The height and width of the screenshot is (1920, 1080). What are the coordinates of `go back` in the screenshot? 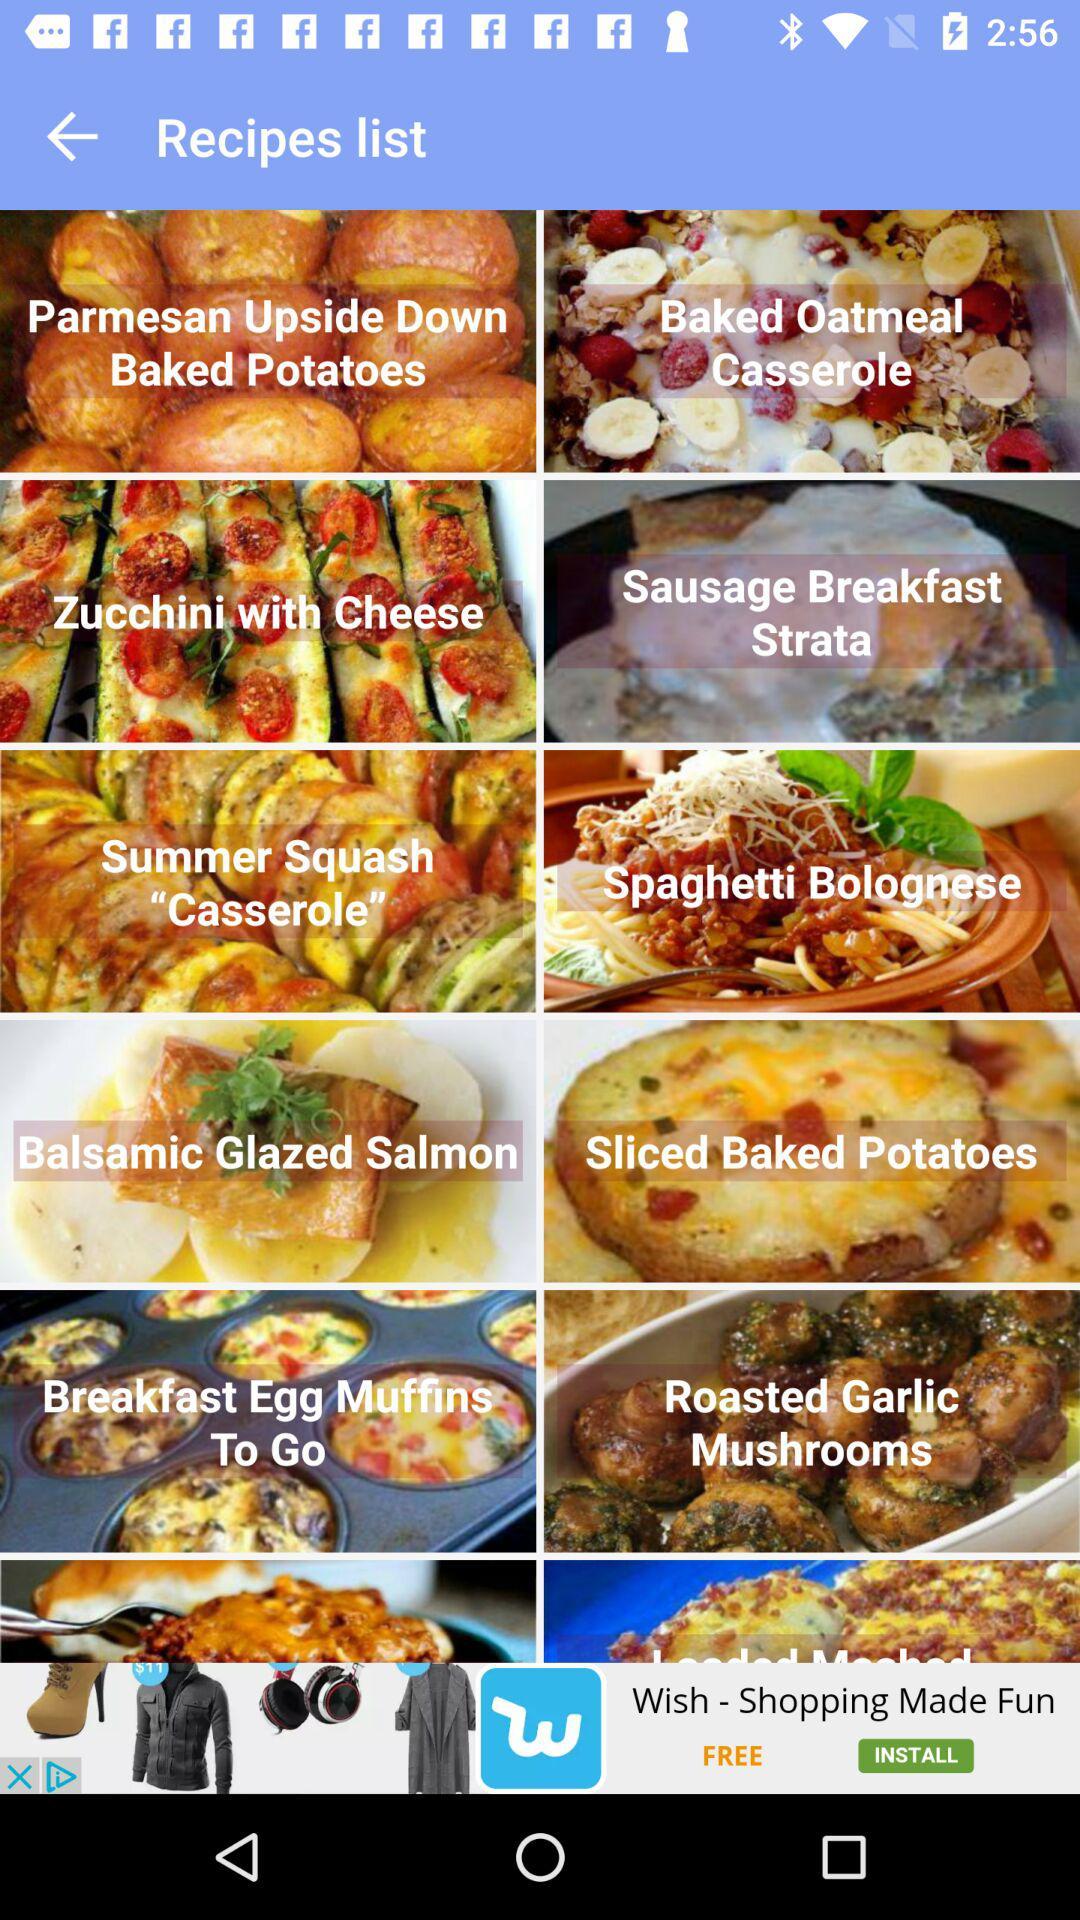 It's located at (71, 135).